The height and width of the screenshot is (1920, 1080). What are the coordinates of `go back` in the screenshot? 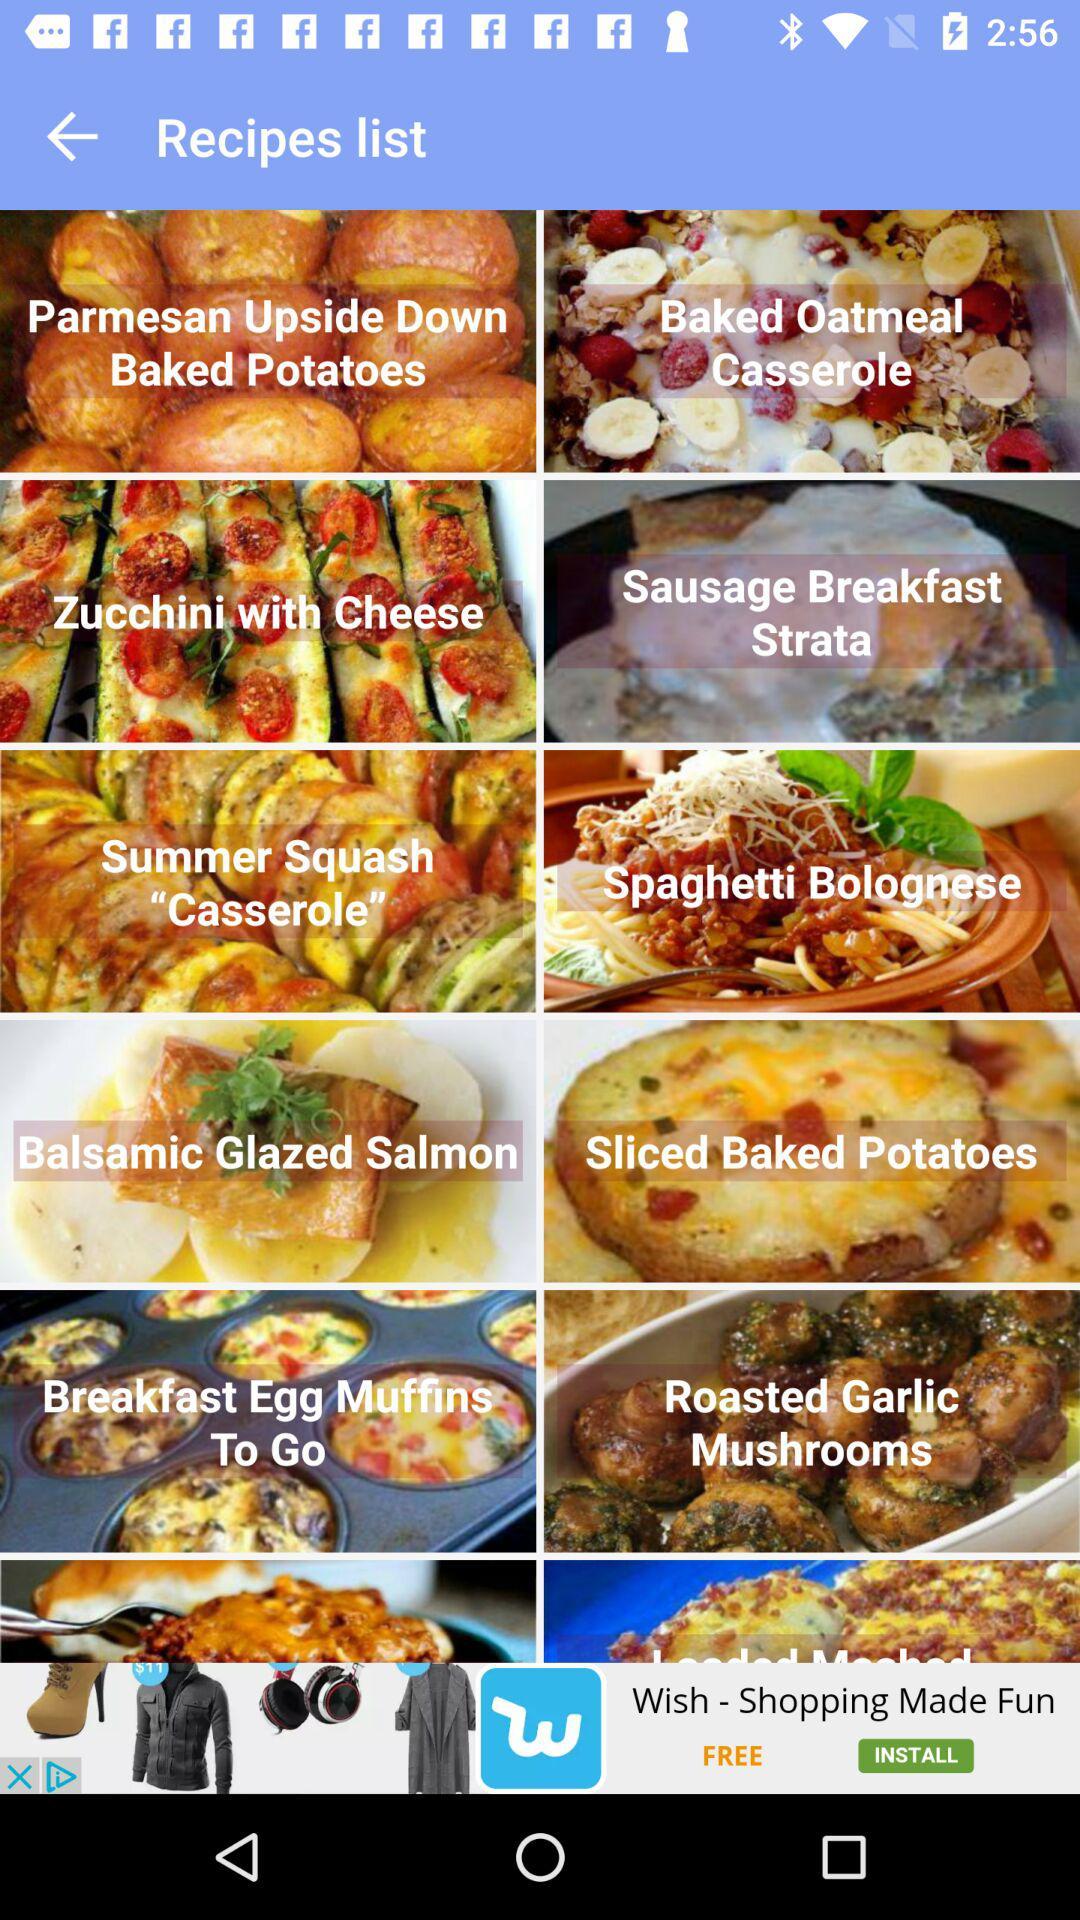 It's located at (71, 135).